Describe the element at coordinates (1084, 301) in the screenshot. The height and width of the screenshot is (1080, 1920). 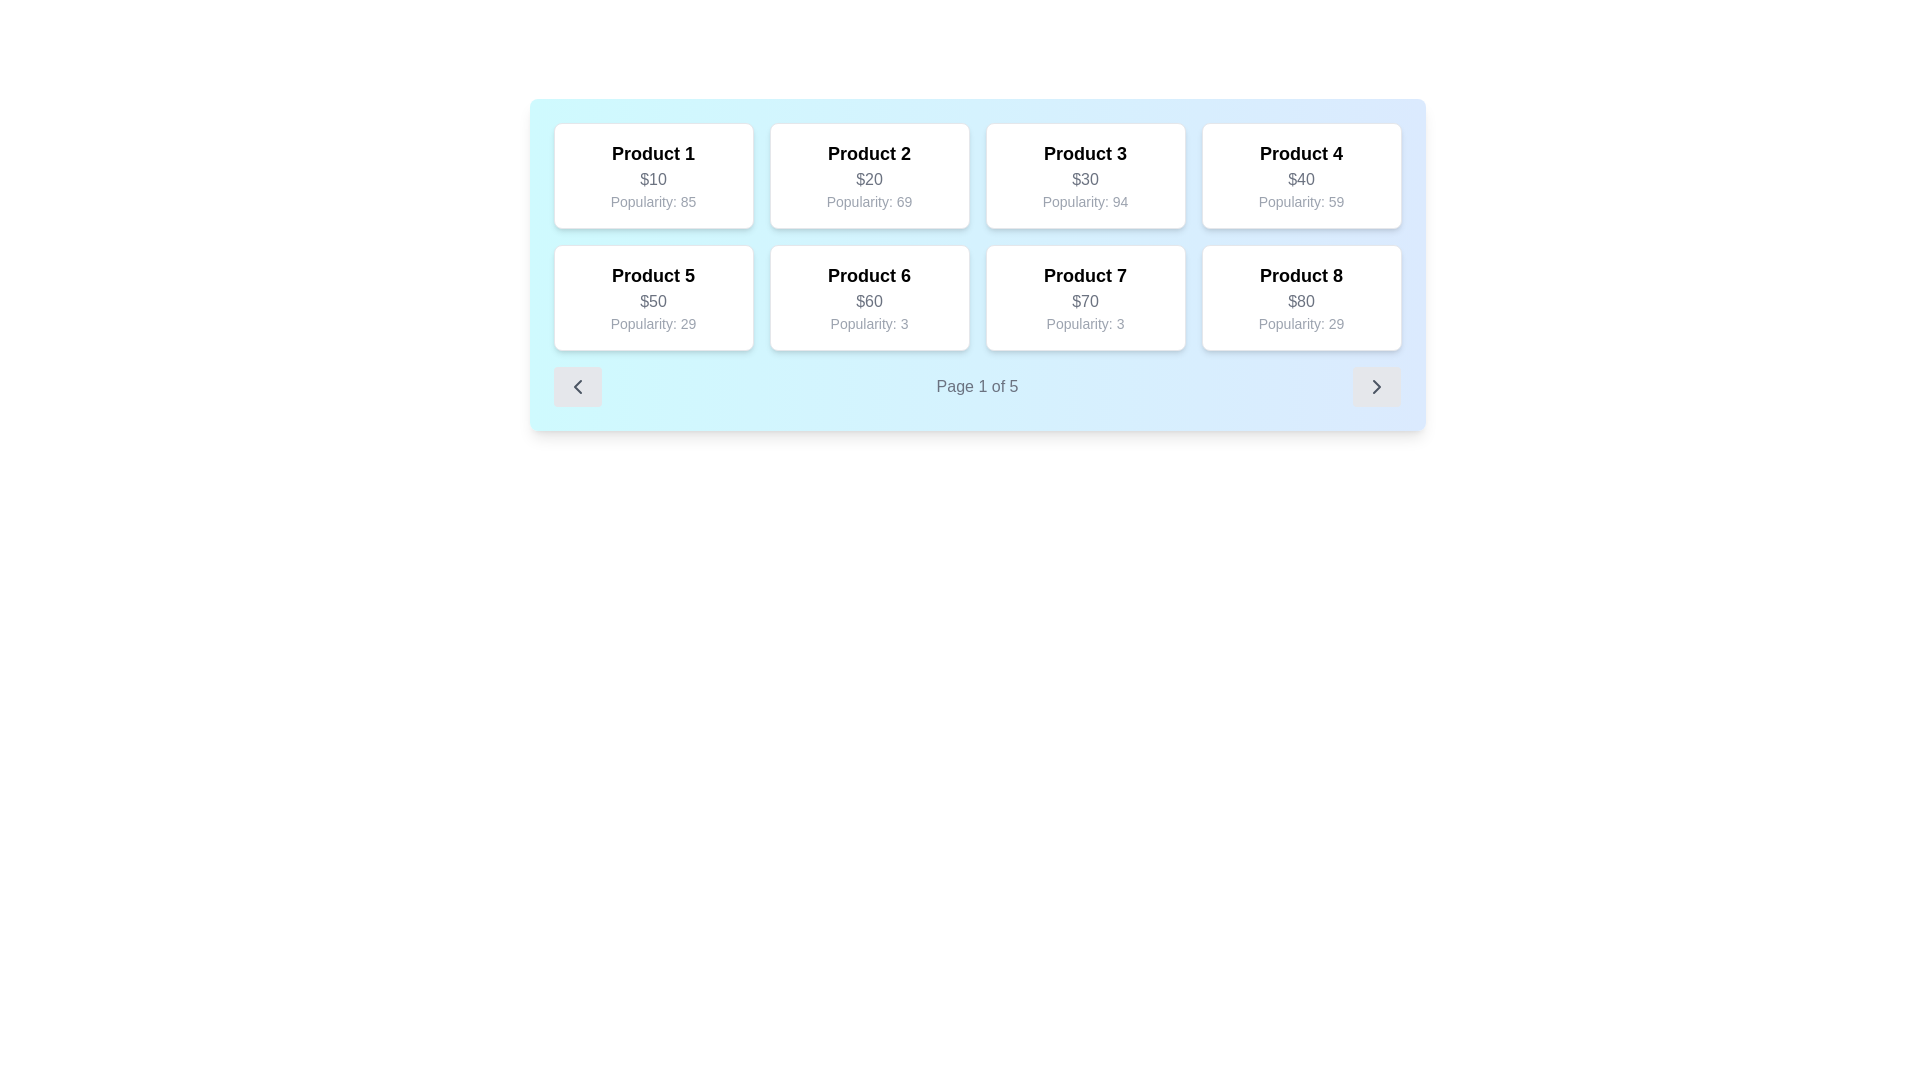
I see `price text label located beneath the product name in the card labeled 'Product 7', which is in the second row, third column of the grid of cards` at that location.